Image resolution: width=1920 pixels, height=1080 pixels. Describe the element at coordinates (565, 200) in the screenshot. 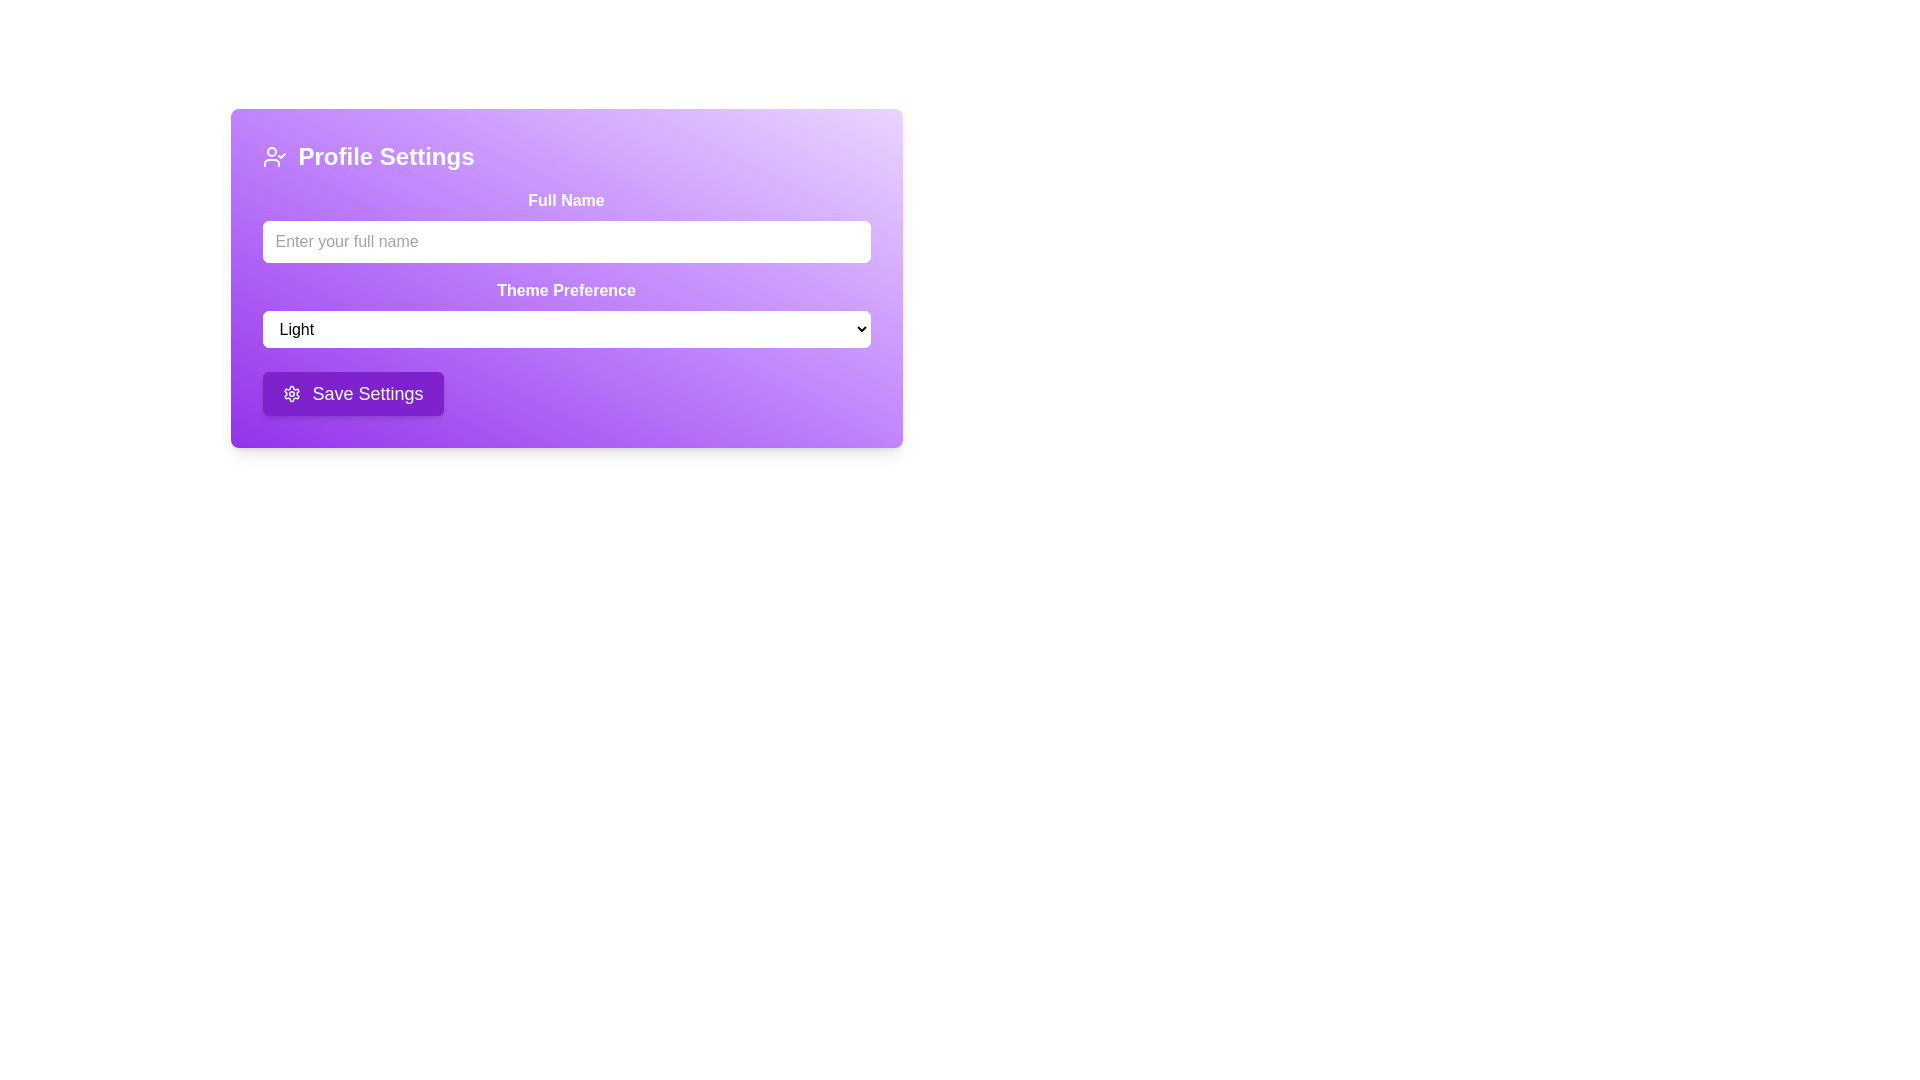

I see `the label indicating that users should enter their full name, which is located directly above the input field with the placeholder 'Enter your full name'` at that location.